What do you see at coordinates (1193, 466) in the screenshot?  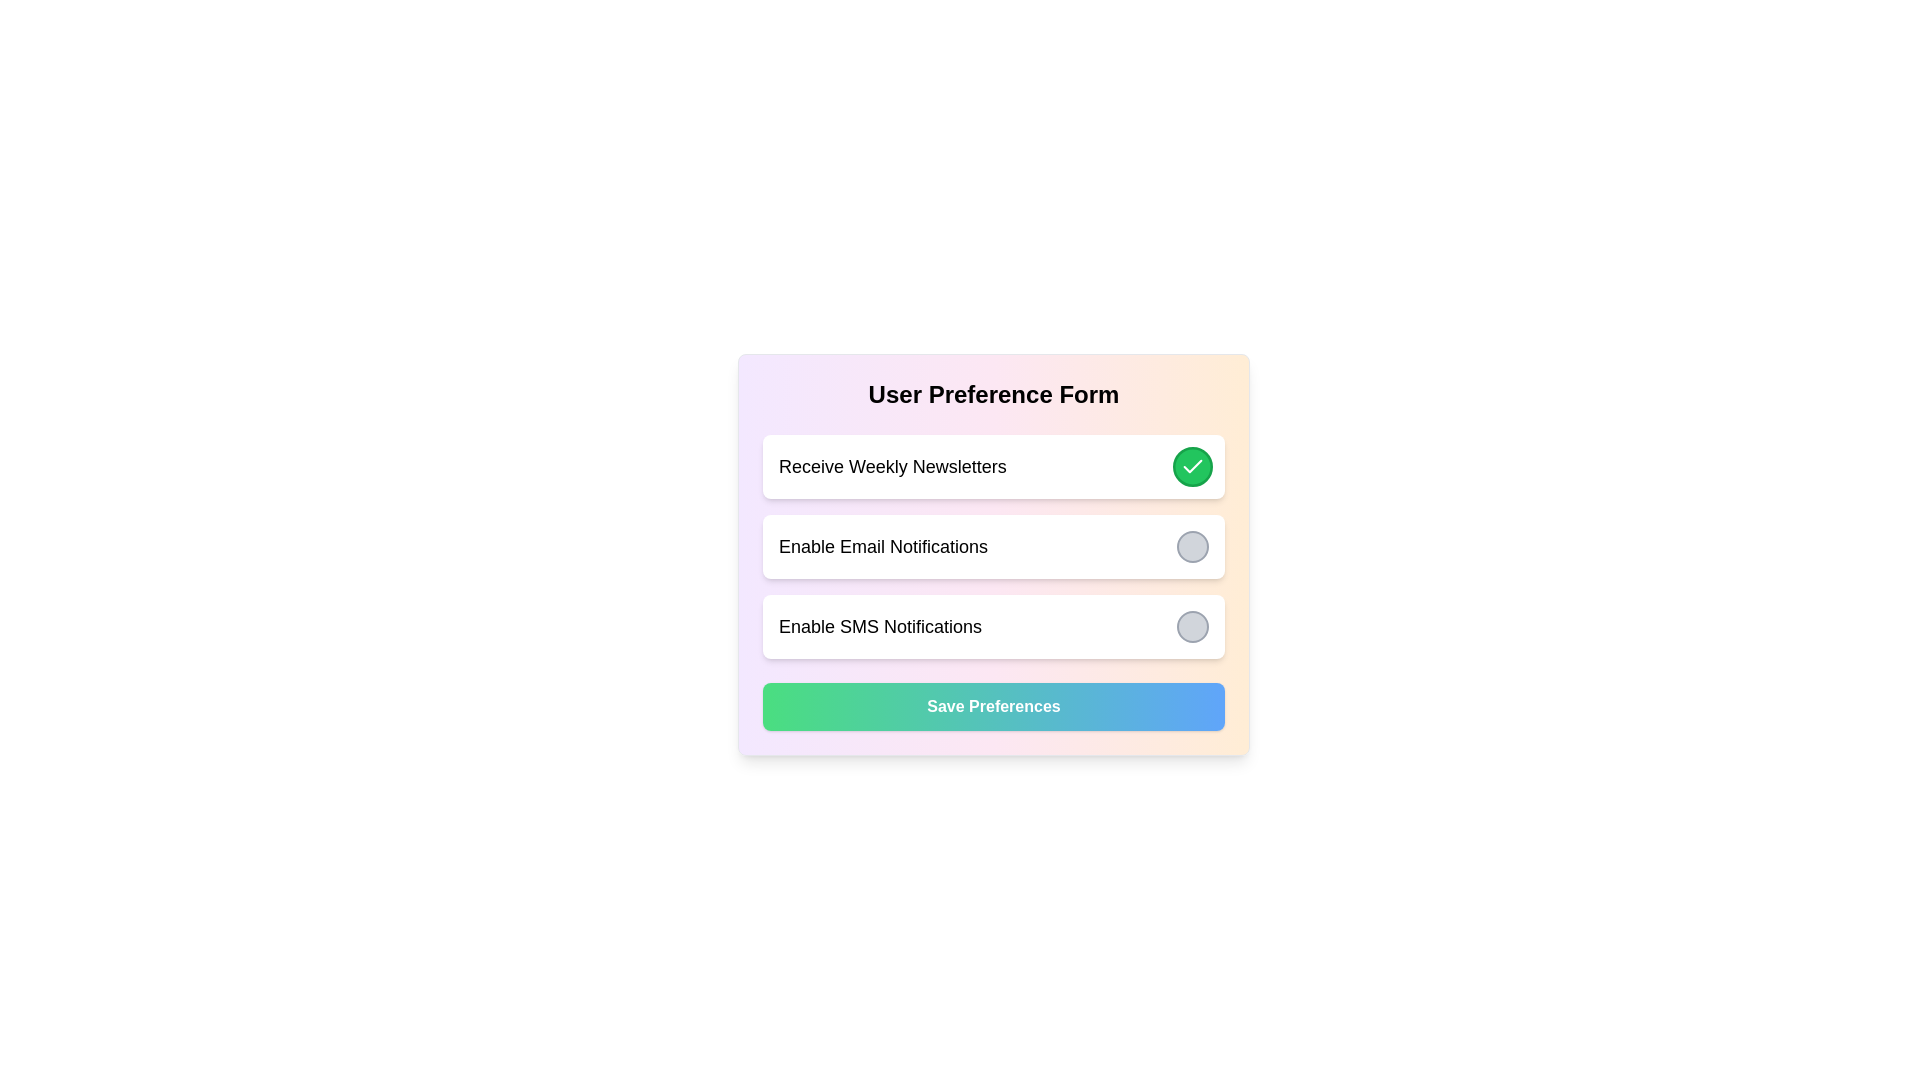 I see `the circular green toggle button with a white checkmark icon located to the right of the 'Receive Weekly Newsletters' option` at bounding box center [1193, 466].